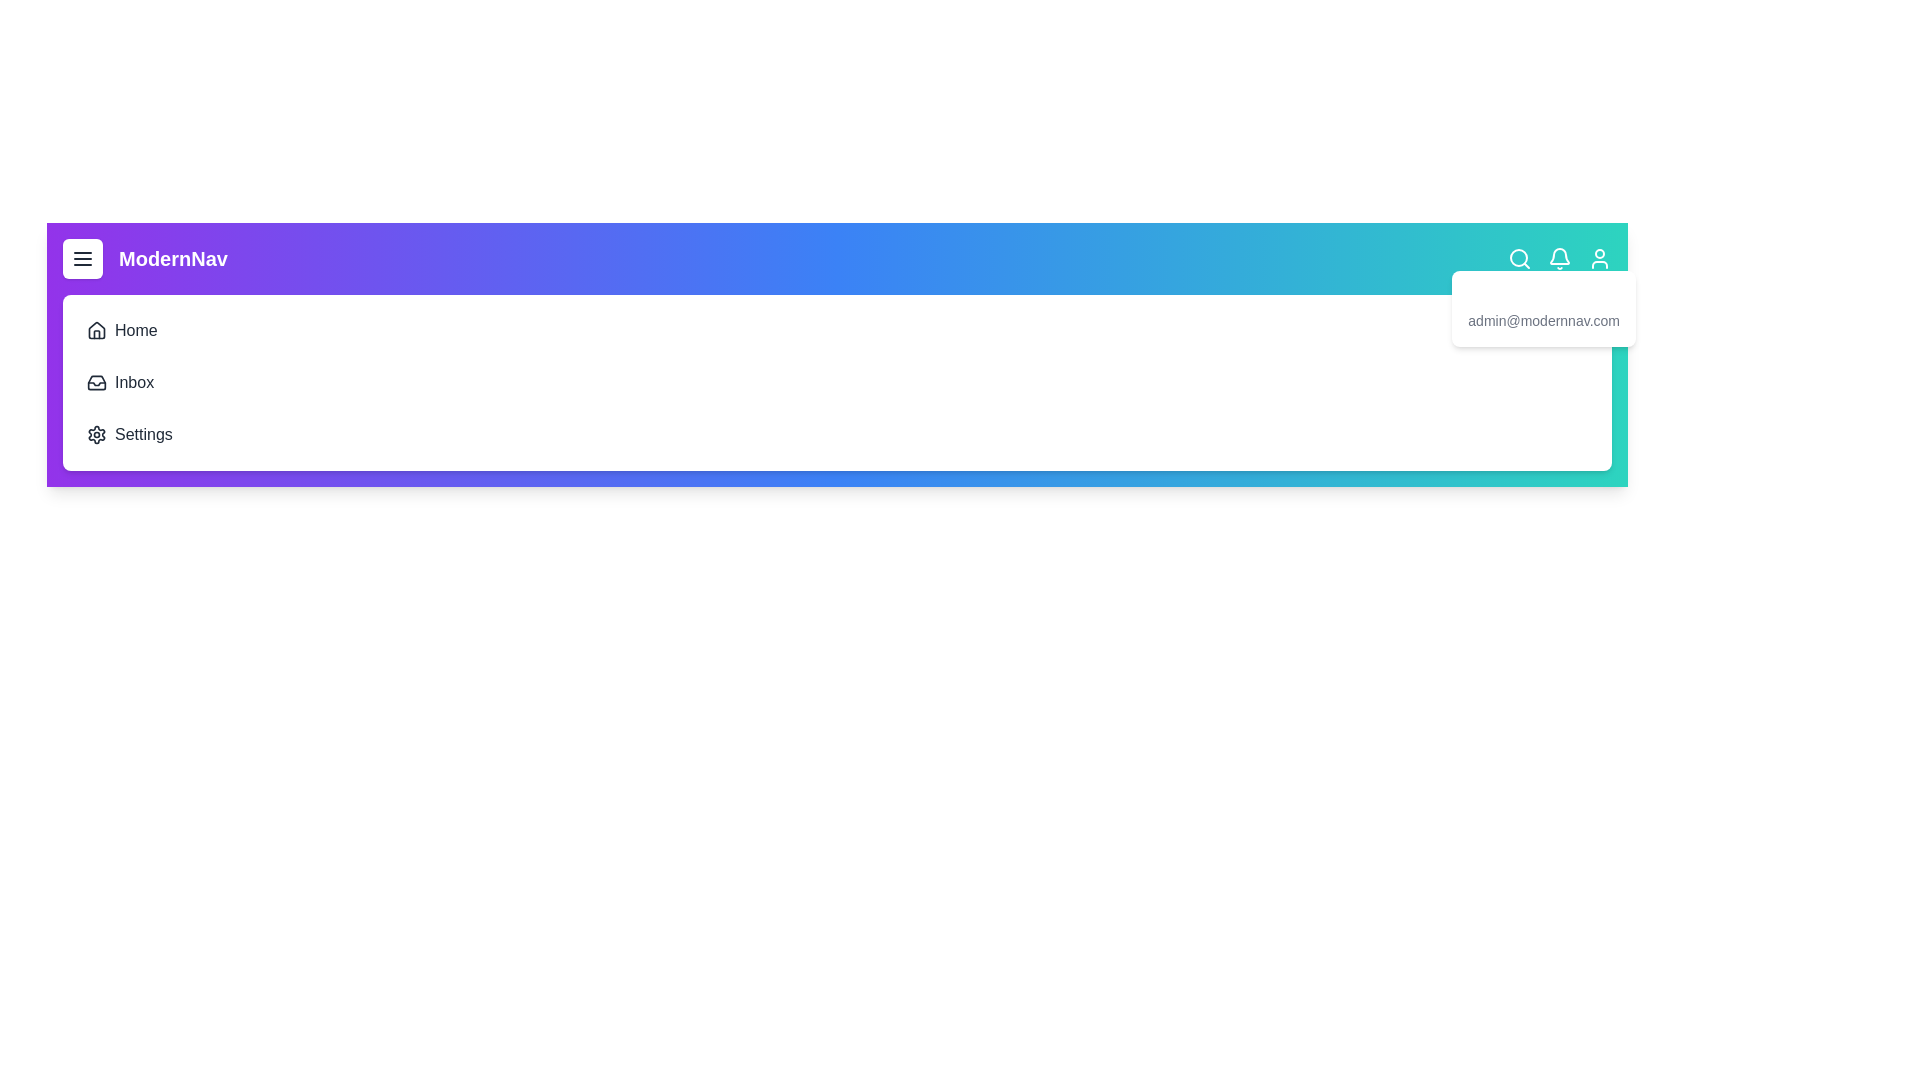 The height and width of the screenshot is (1080, 1920). Describe the element at coordinates (99, 419) in the screenshot. I see `the Settings navigation item` at that location.